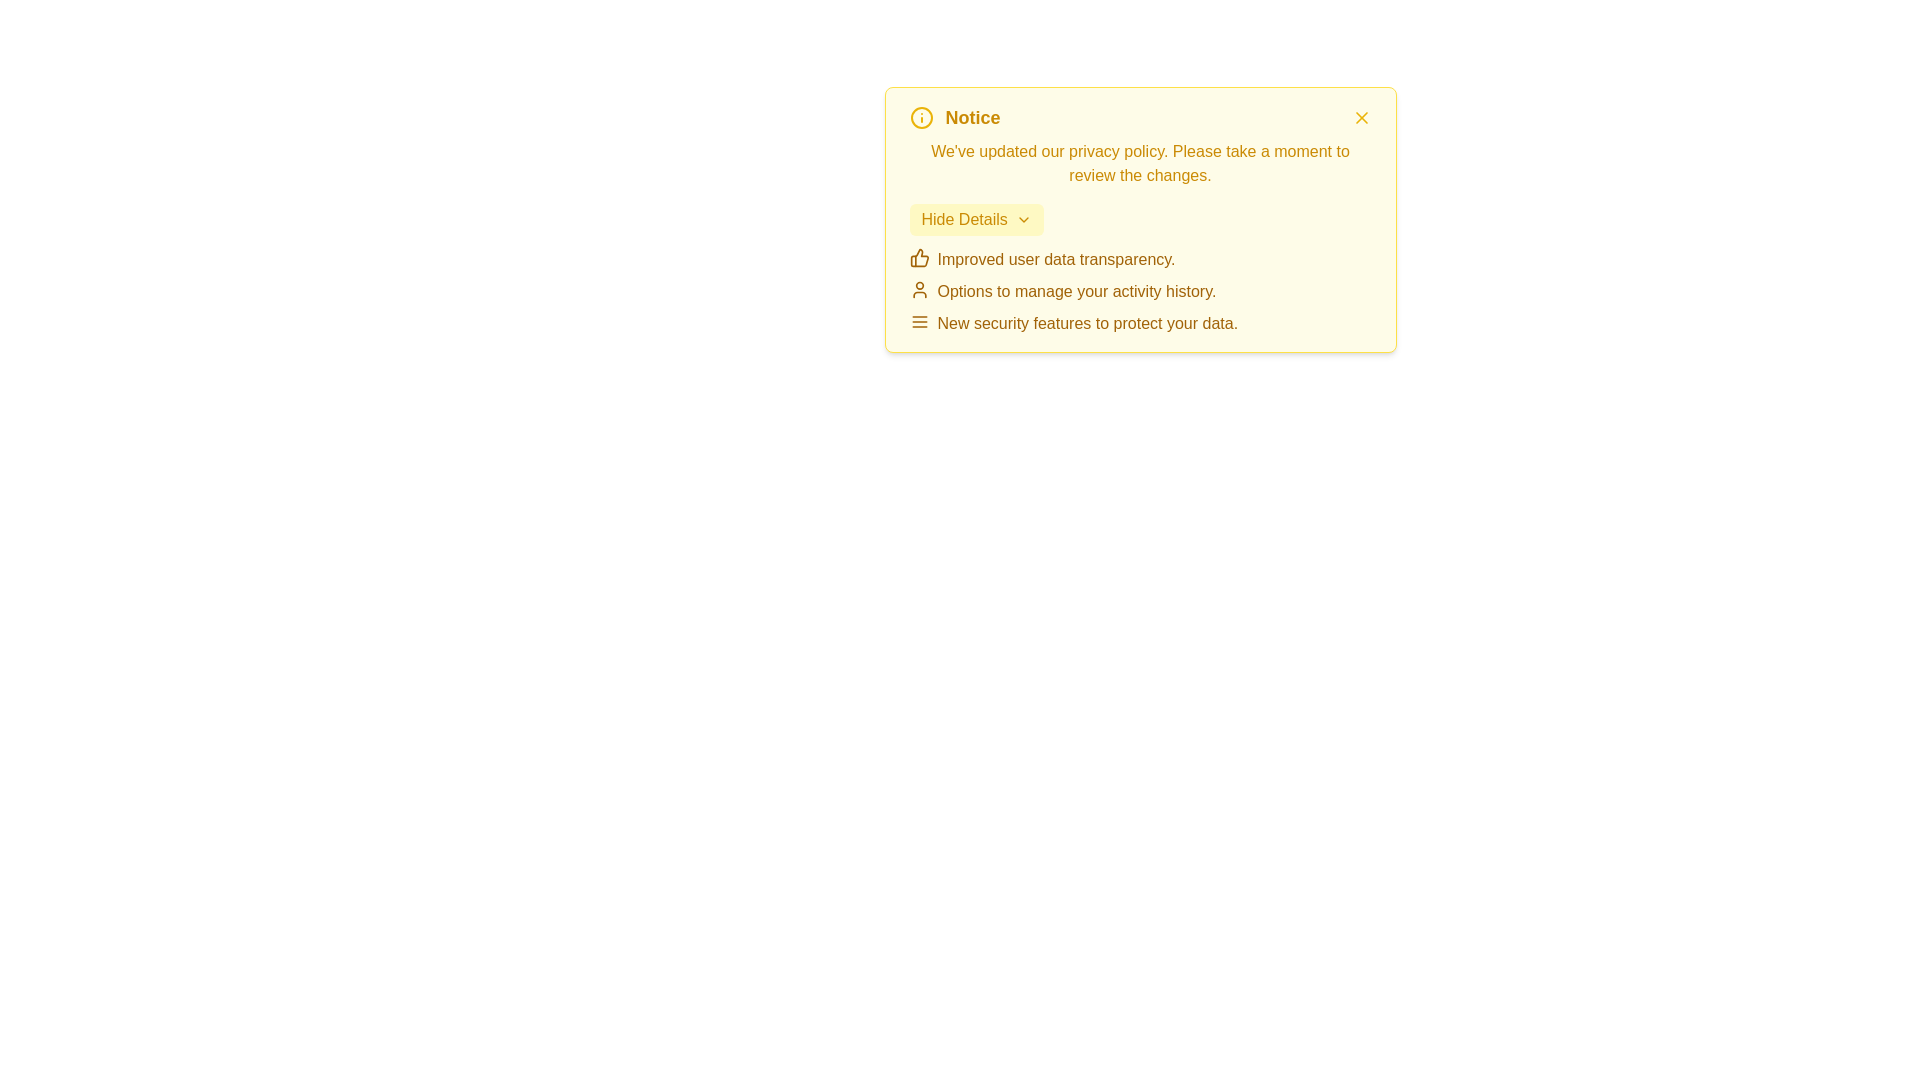 The image size is (1920, 1080). Describe the element at coordinates (1086, 323) in the screenshot. I see `message from the third text label under the notice box that notifies users about new security features` at that location.